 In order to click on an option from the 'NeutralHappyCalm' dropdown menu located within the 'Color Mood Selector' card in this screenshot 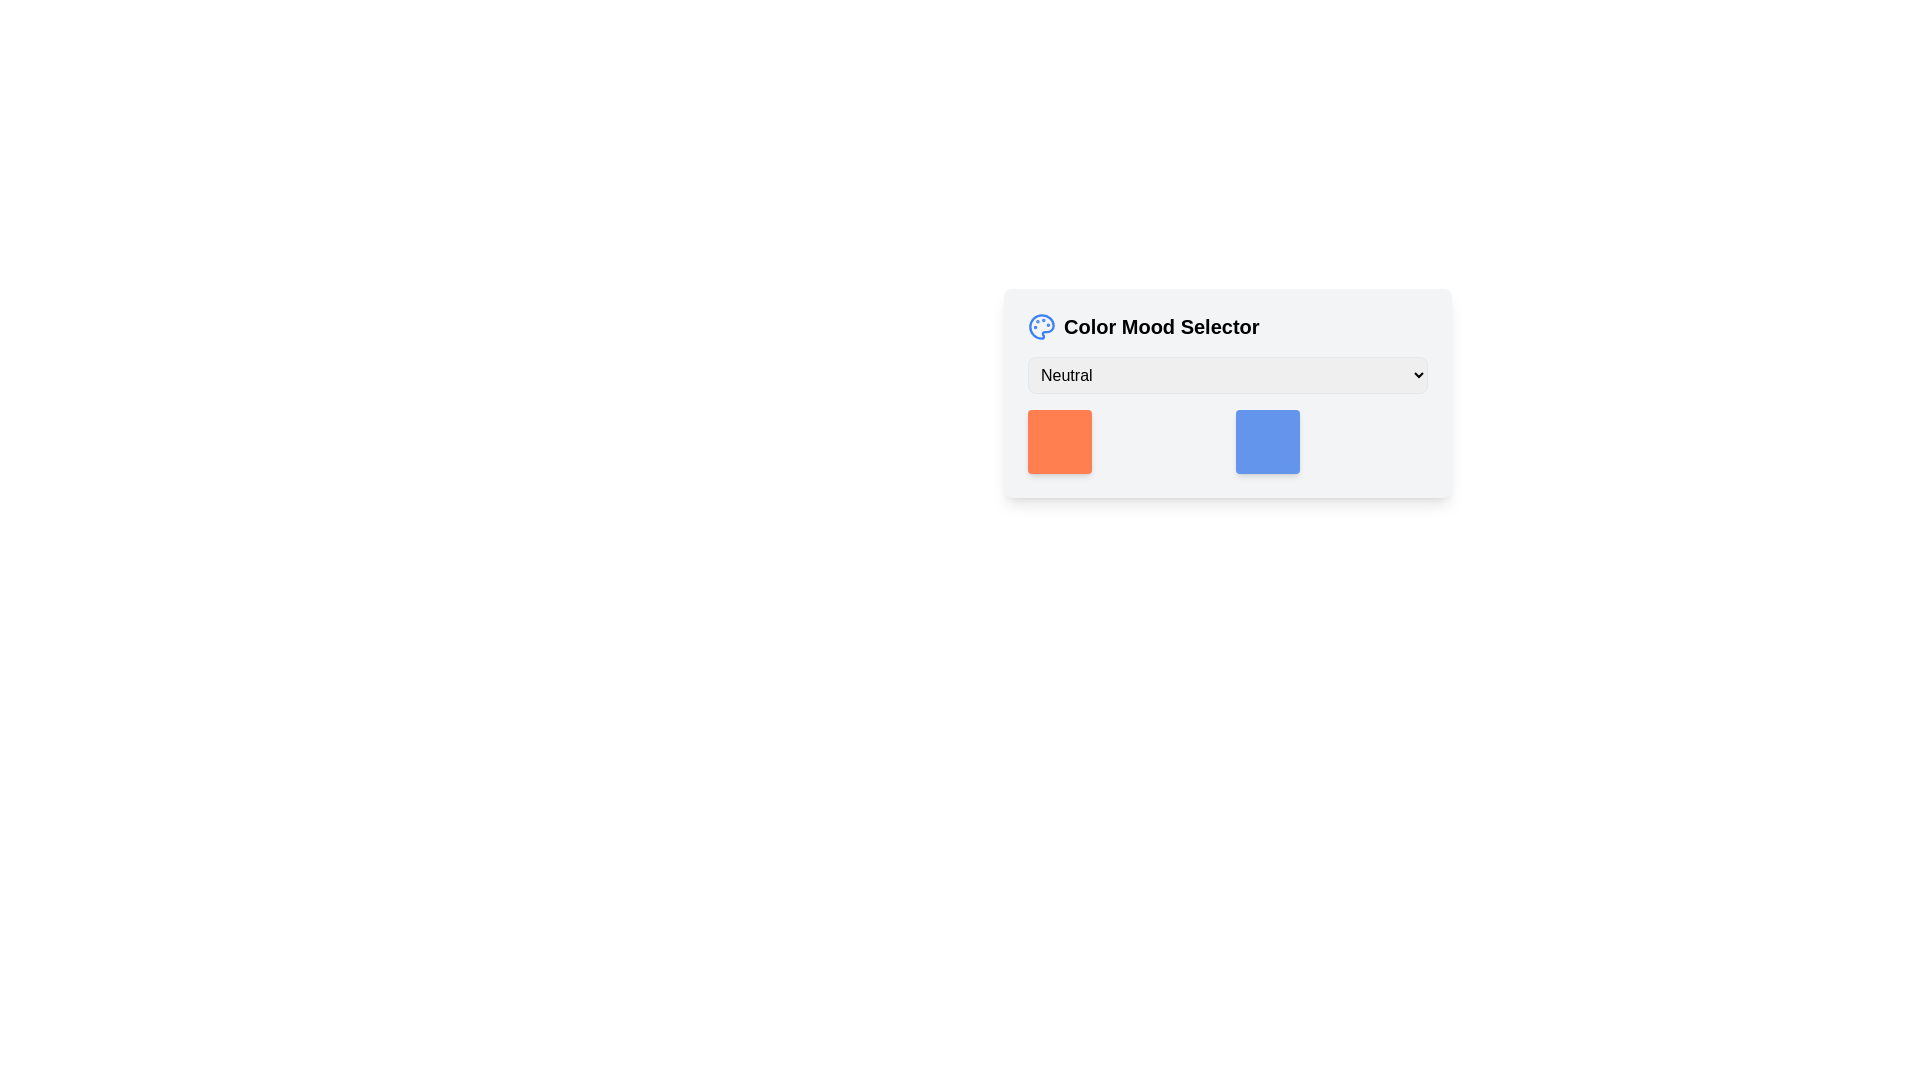, I will do `click(1227, 374)`.